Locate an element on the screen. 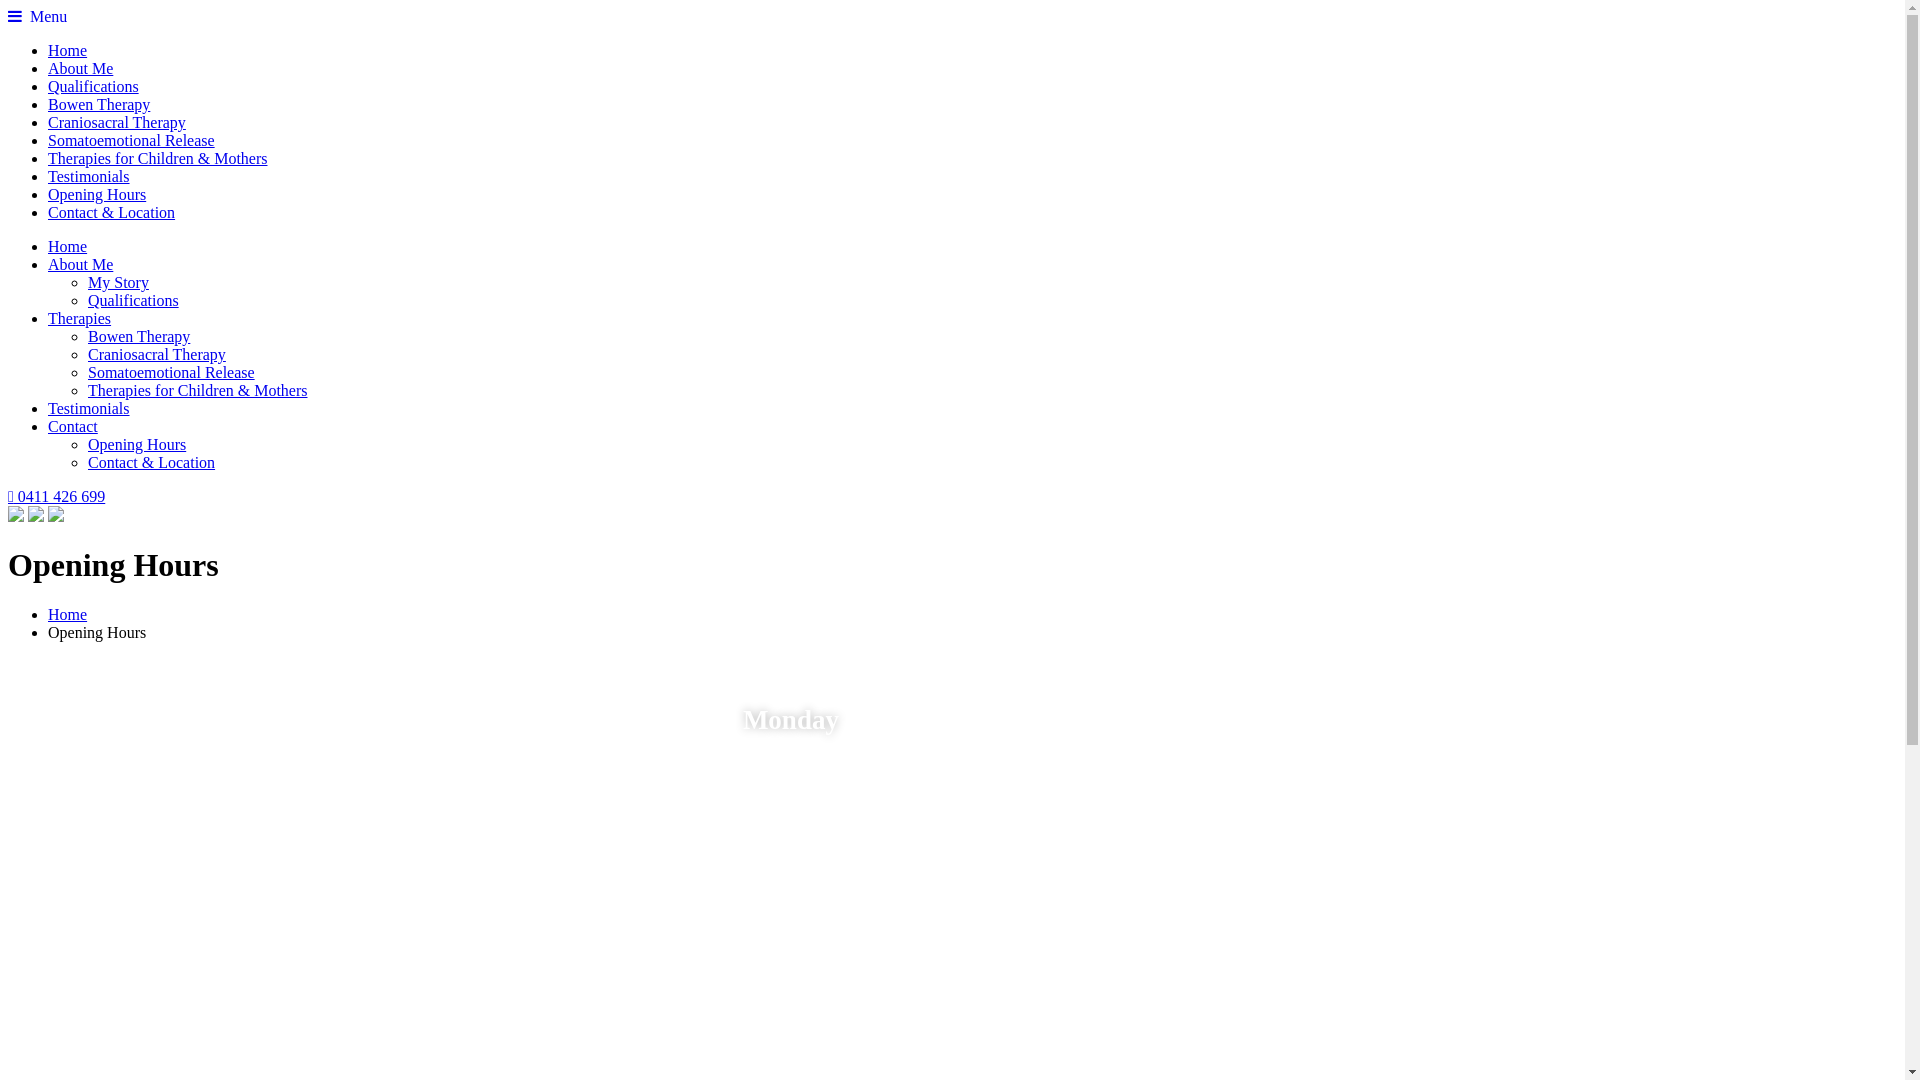 This screenshot has width=1920, height=1080. 'Therapies' is located at coordinates (79, 317).